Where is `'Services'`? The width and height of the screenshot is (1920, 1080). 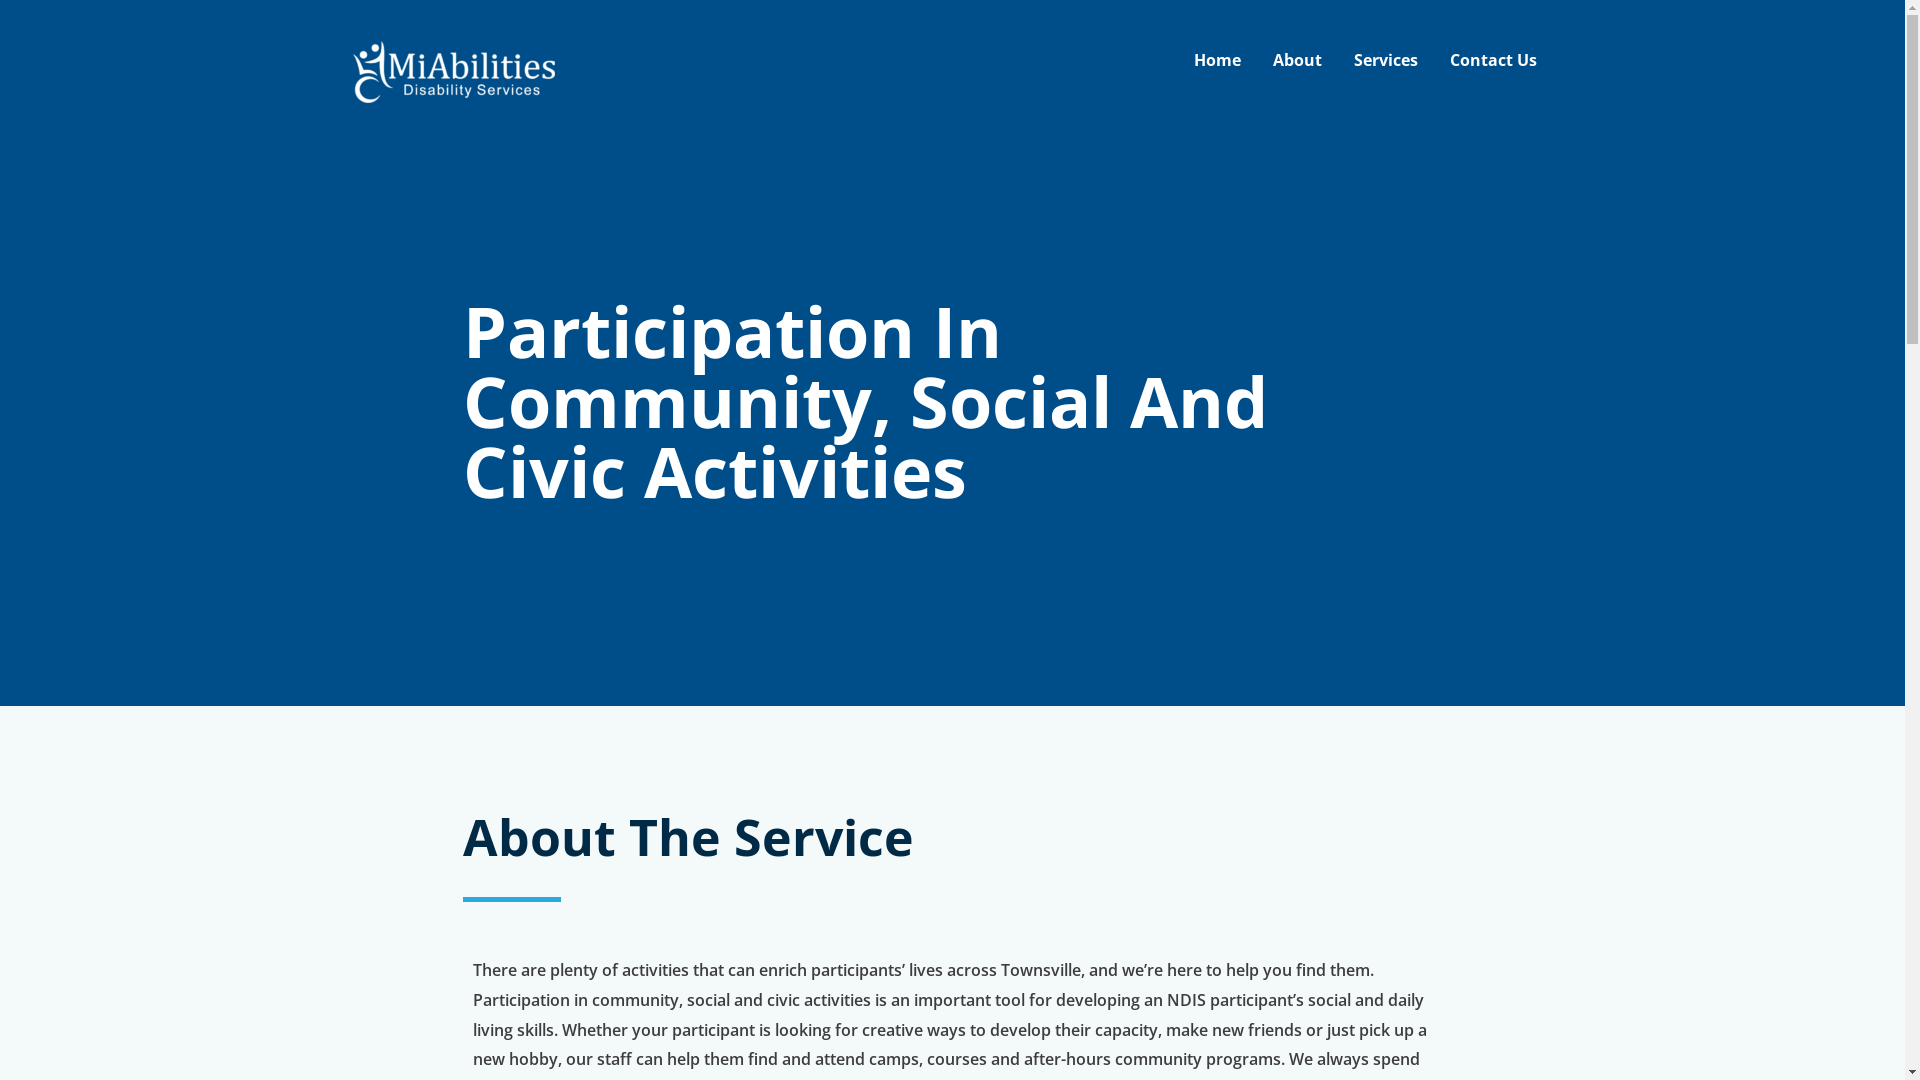
'Services' is located at coordinates (1385, 59).